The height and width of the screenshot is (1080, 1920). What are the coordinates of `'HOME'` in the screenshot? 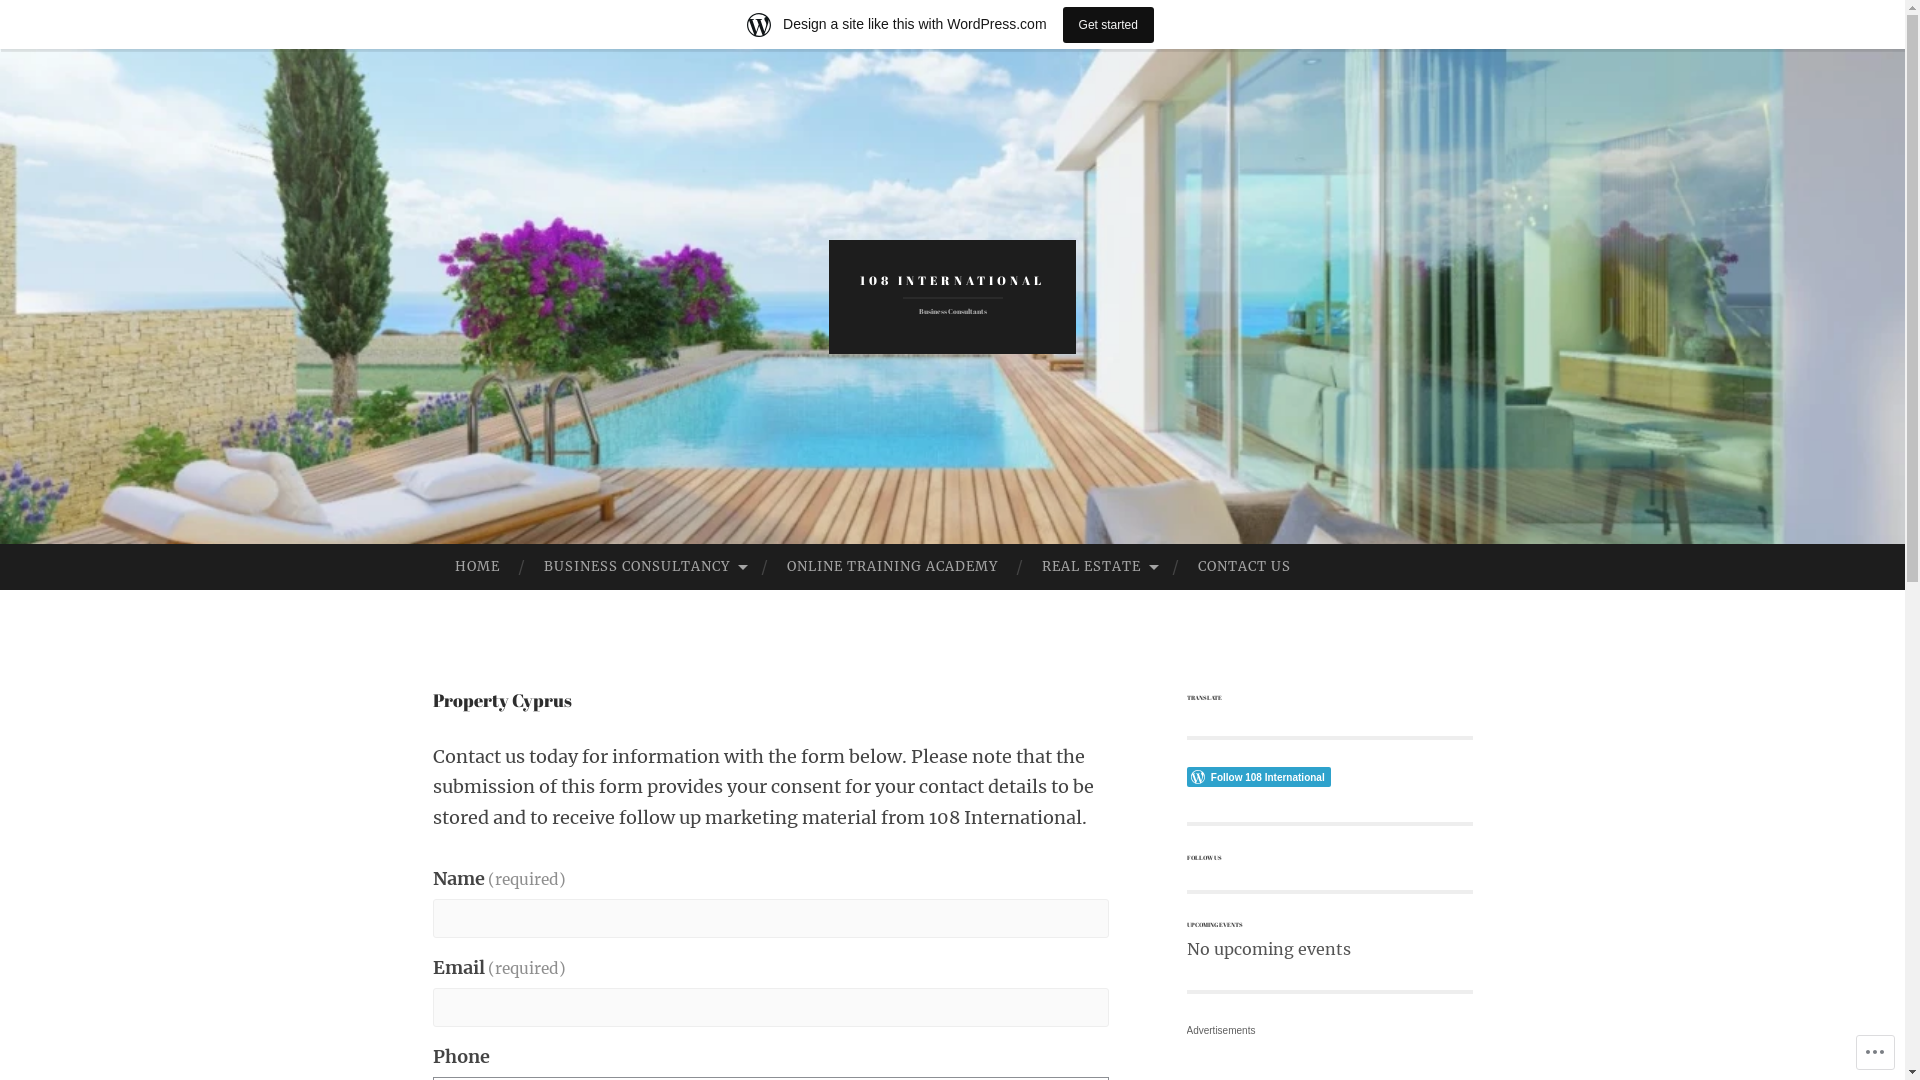 It's located at (431, 567).